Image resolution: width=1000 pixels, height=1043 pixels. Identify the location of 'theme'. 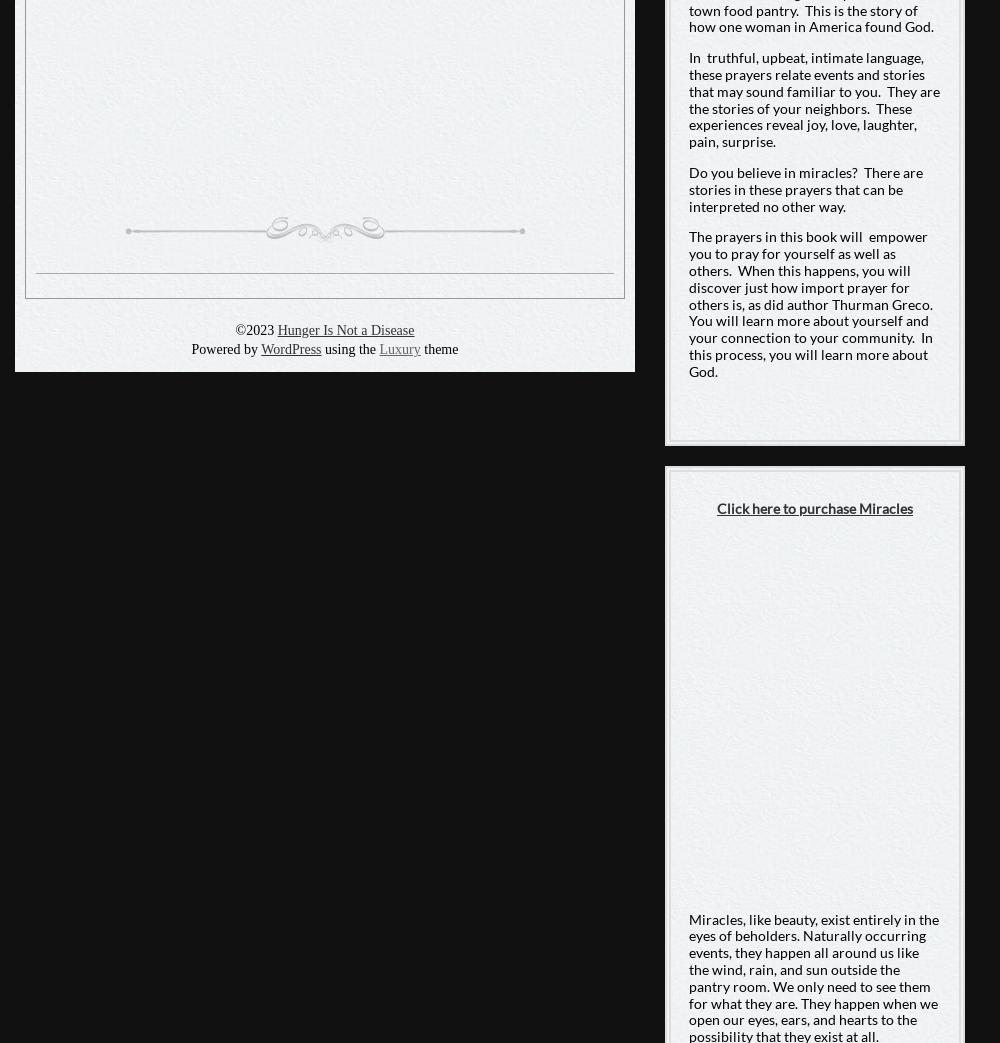
(438, 348).